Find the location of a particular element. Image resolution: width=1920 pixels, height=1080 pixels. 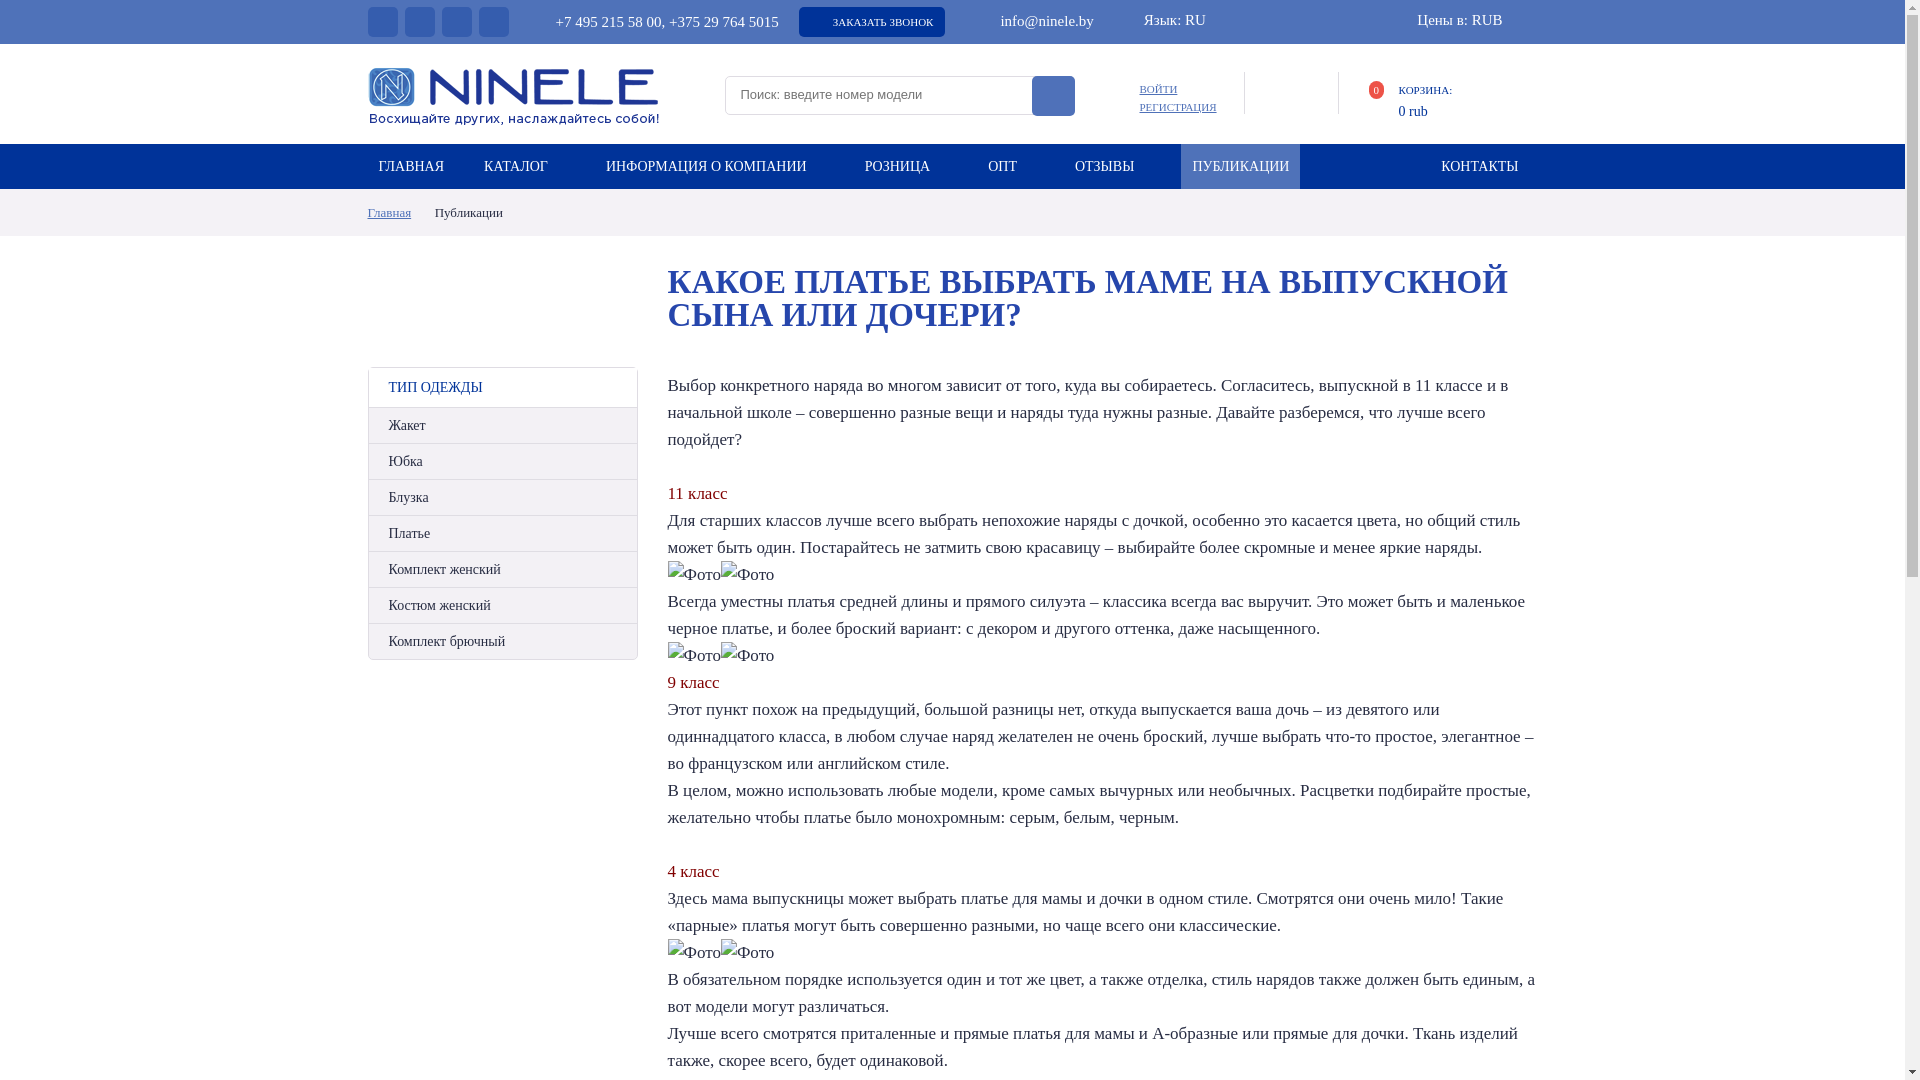

'info@ninele.by' is located at coordinates (1033, 20).